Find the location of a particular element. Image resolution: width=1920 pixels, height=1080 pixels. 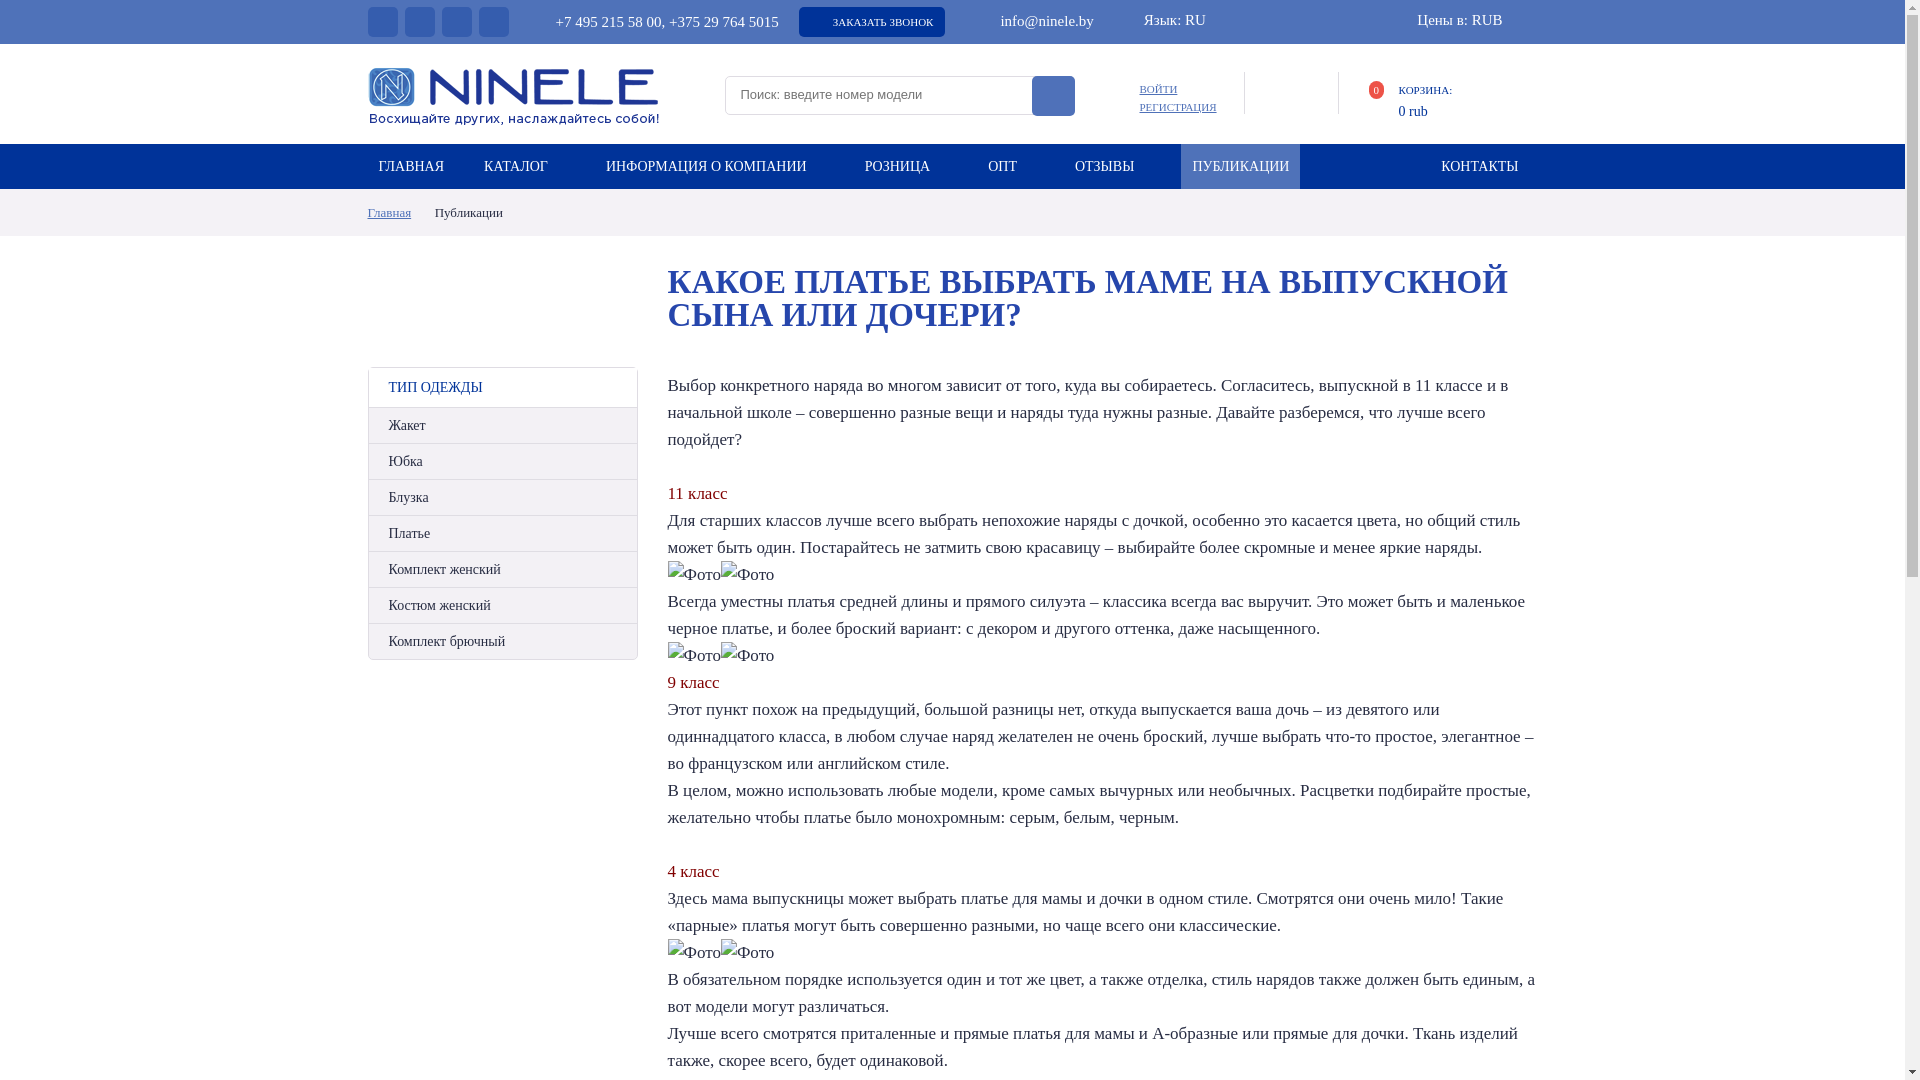

'info@ninele.by' is located at coordinates (1033, 20).